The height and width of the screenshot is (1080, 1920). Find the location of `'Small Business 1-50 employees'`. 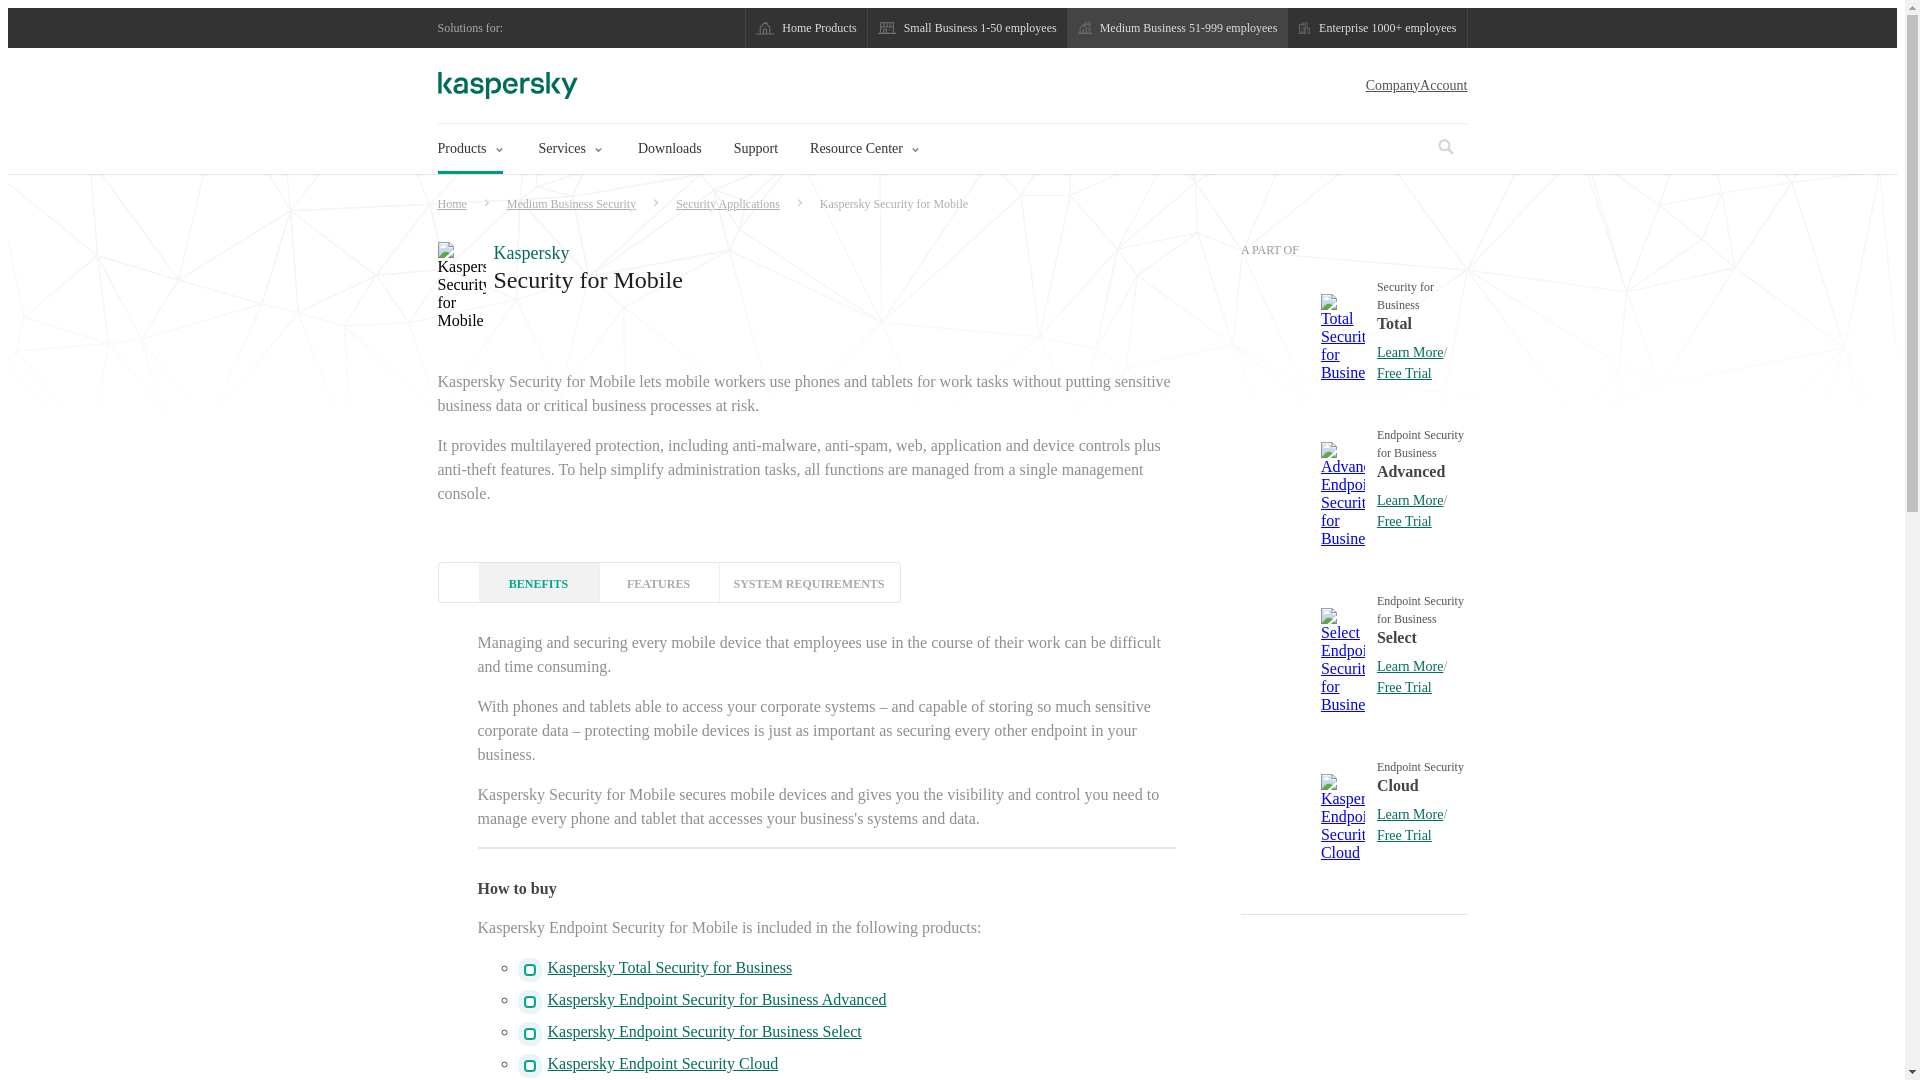

'Small Business 1-50 employees' is located at coordinates (968, 27).